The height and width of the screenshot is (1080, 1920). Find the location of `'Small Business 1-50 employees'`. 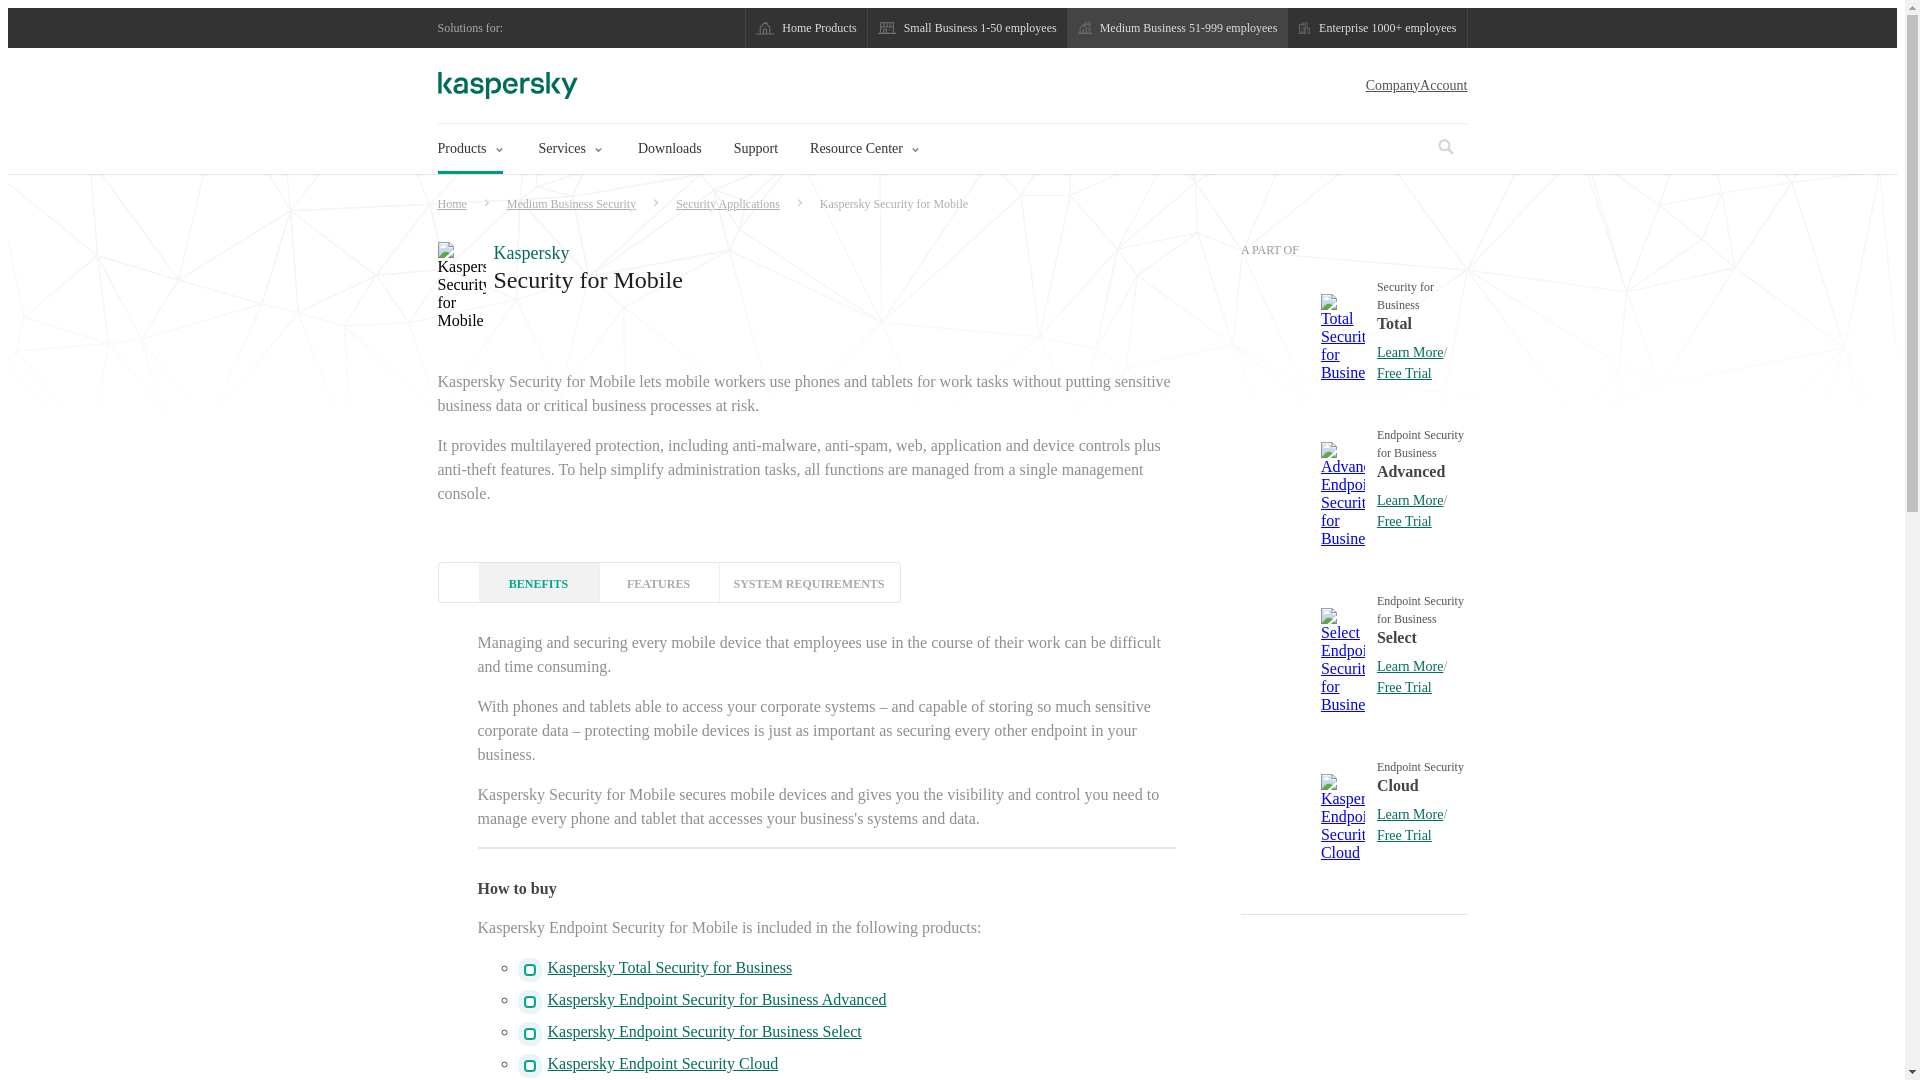

'Small Business 1-50 employees' is located at coordinates (968, 27).